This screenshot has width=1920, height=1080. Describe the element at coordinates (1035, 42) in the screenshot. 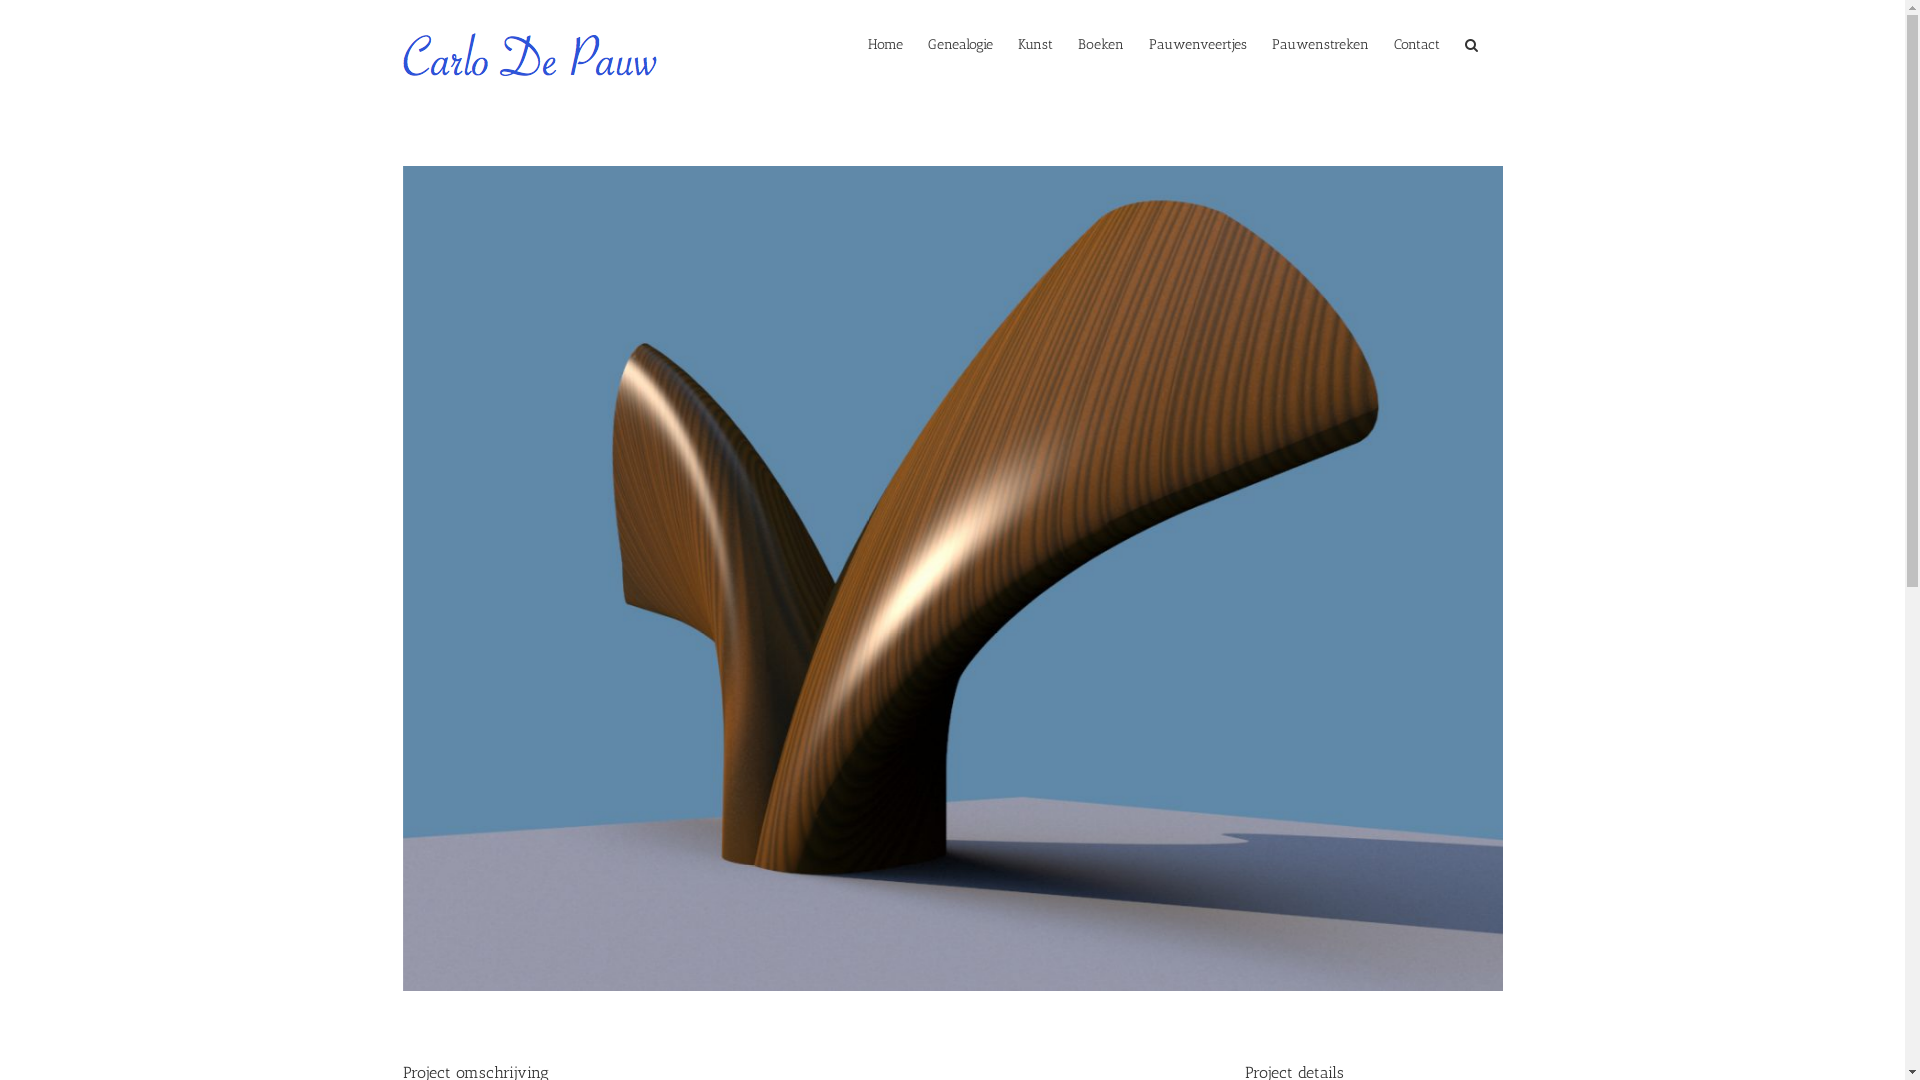

I see `'Kunst'` at that location.